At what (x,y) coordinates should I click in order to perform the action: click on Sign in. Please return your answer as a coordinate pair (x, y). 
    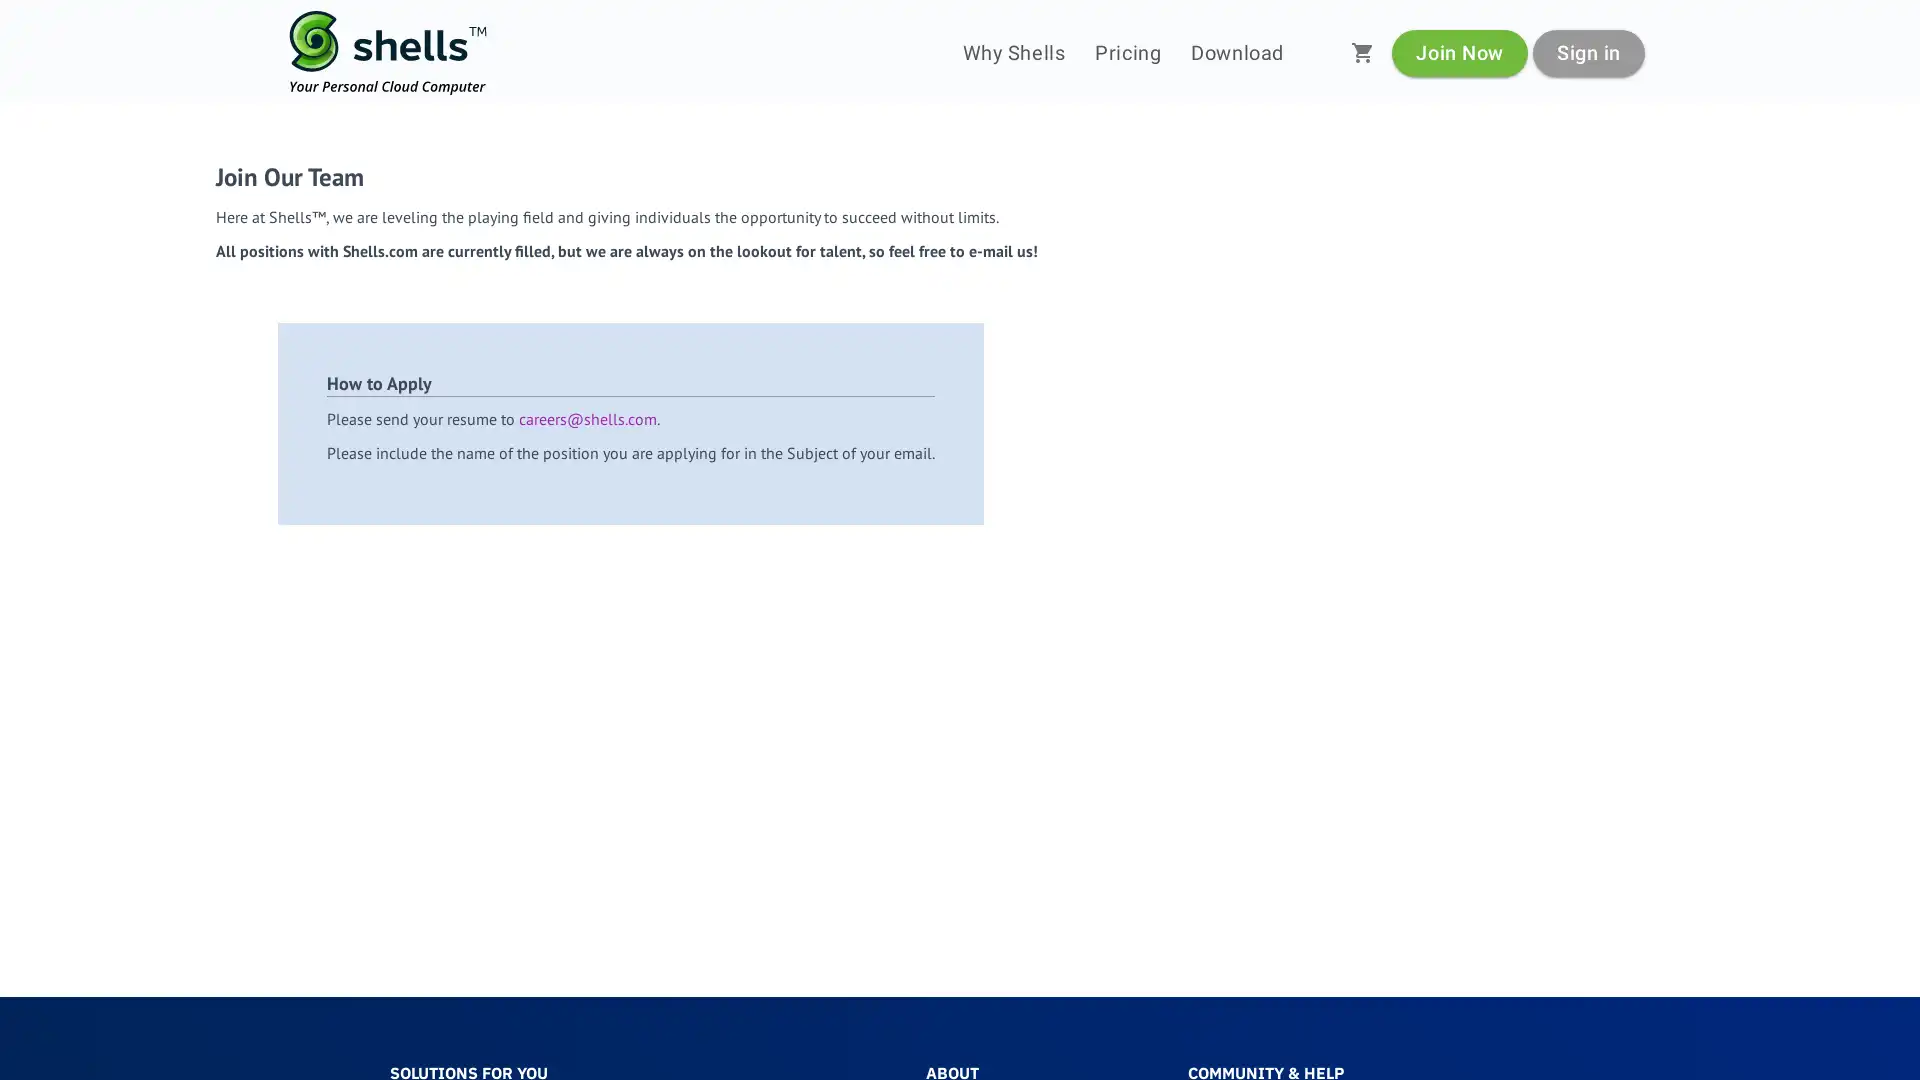
    Looking at the image, I should click on (1587, 51).